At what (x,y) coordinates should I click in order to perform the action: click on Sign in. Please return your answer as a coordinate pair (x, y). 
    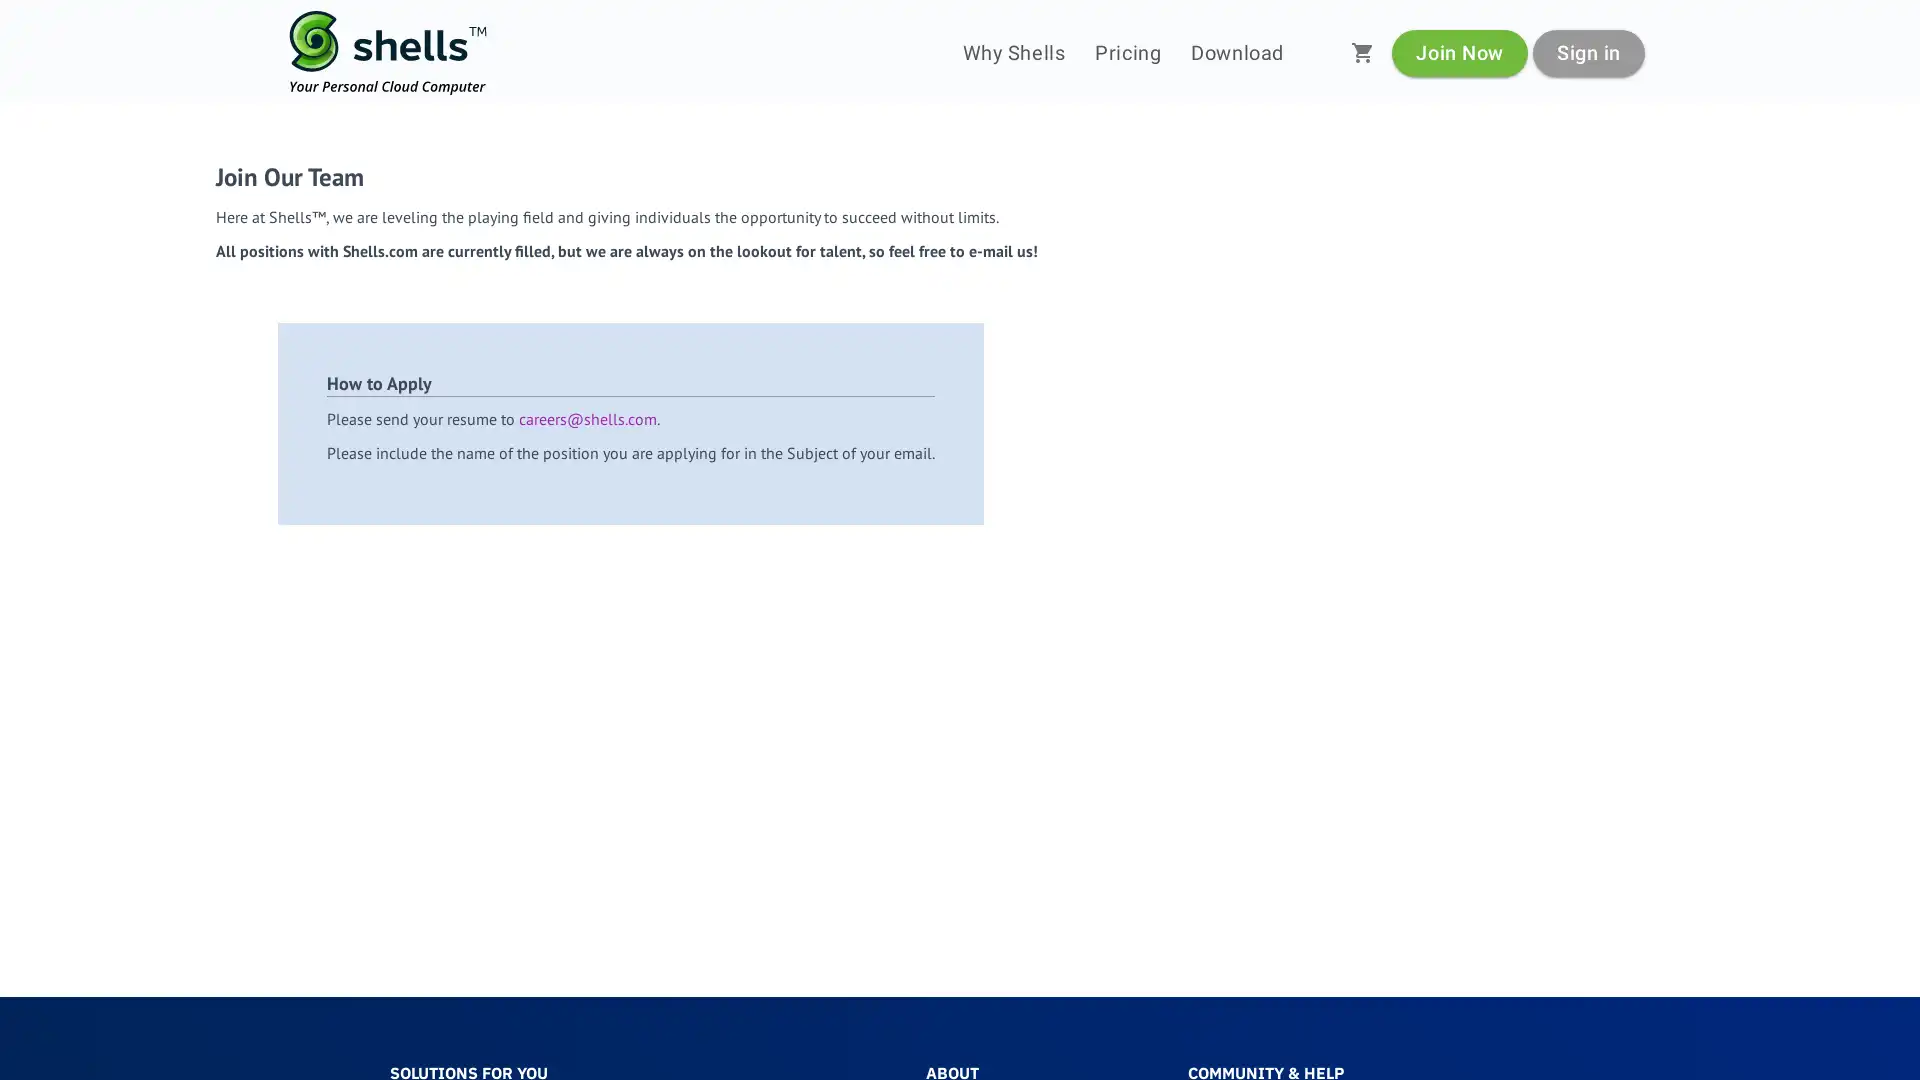
    Looking at the image, I should click on (1587, 51).